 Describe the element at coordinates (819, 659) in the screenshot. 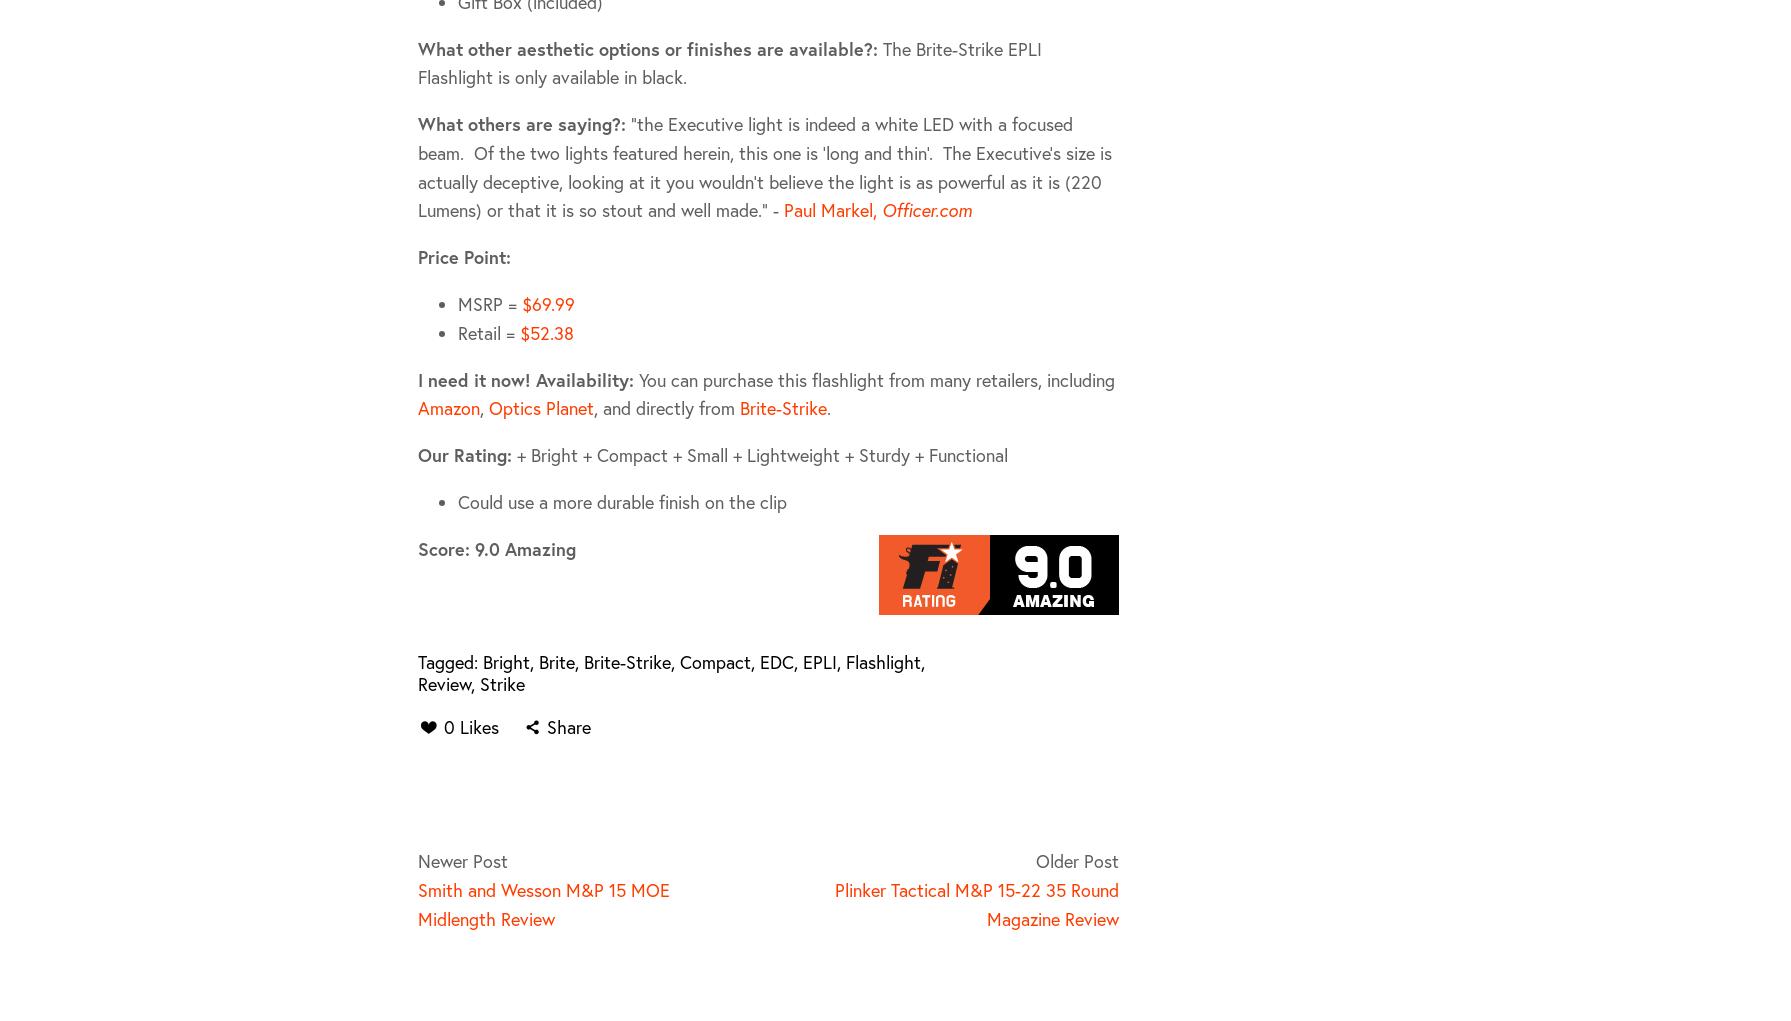

I see `'EPLI'` at that location.